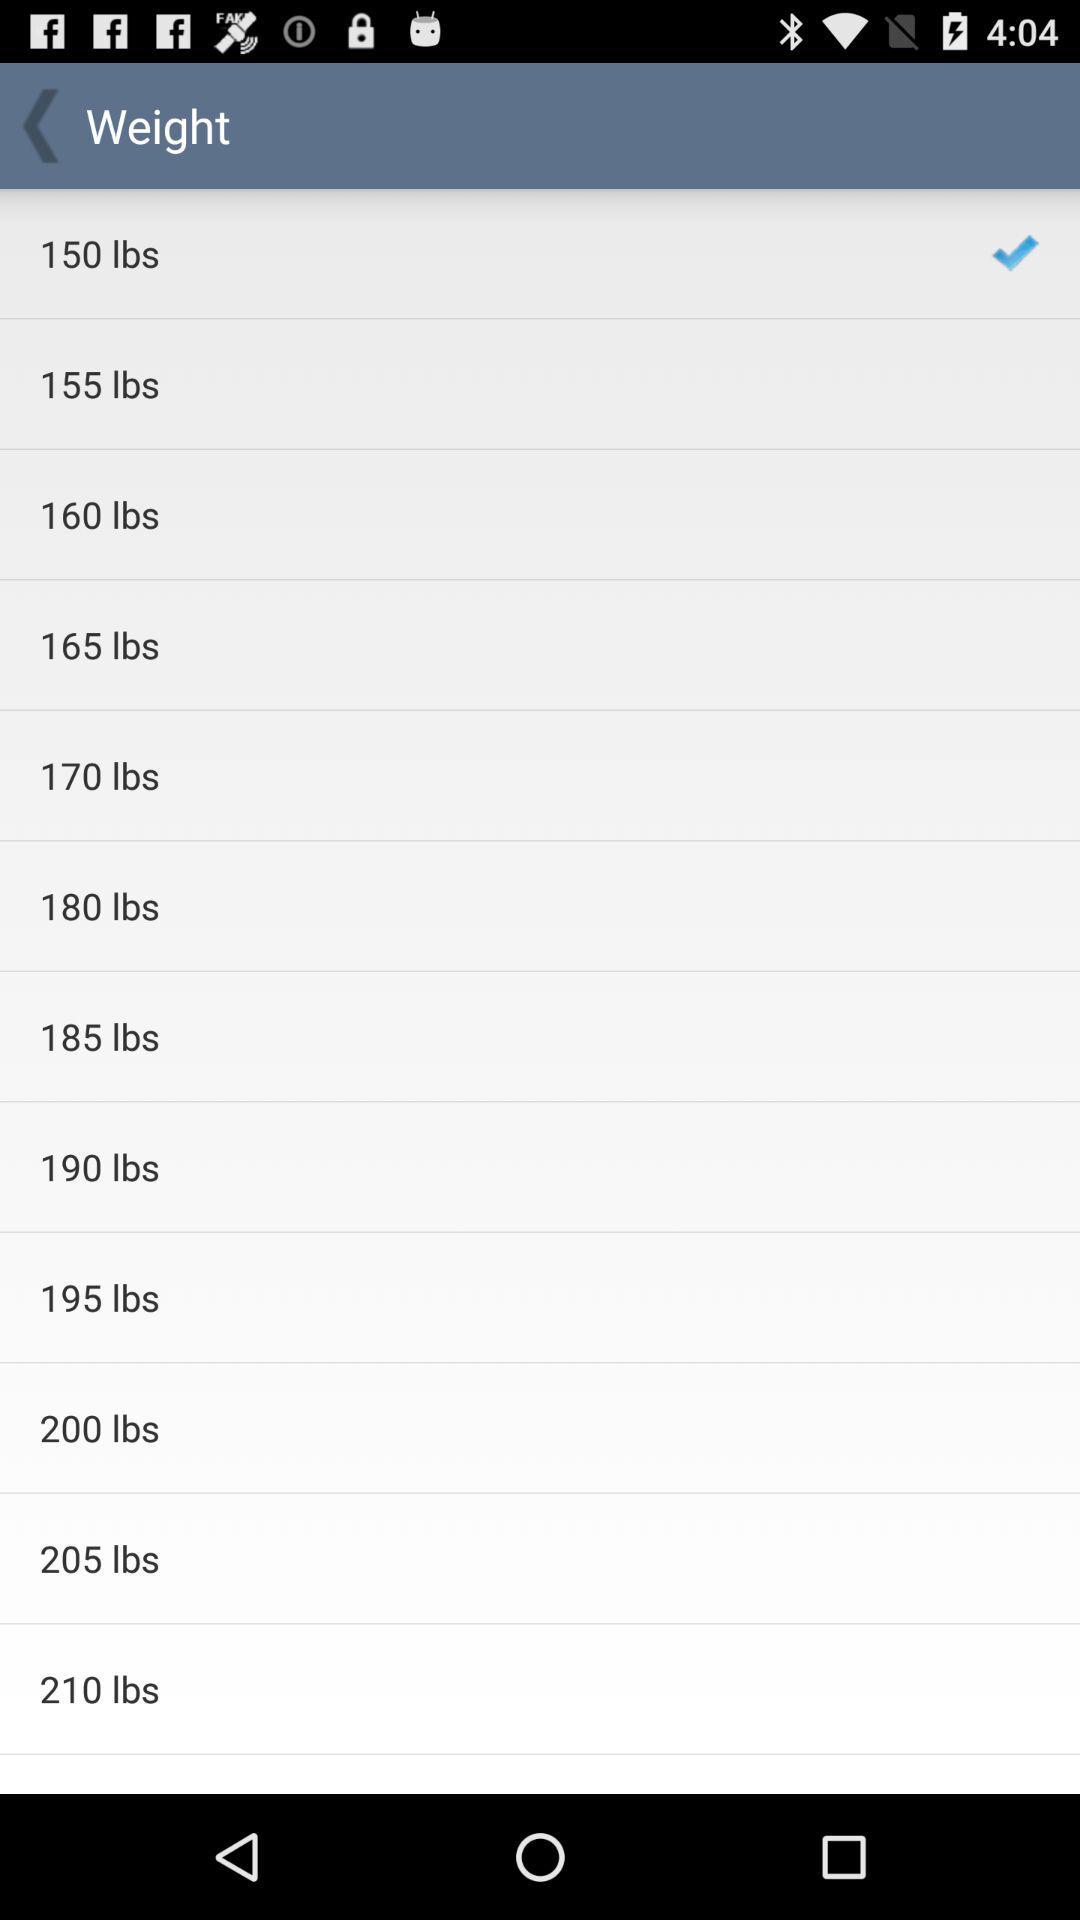 The height and width of the screenshot is (1920, 1080). What do you see at coordinates (489, 1297) in the screenshot?
I see `item below 190 lbs` at bounding box center [489, 1297].